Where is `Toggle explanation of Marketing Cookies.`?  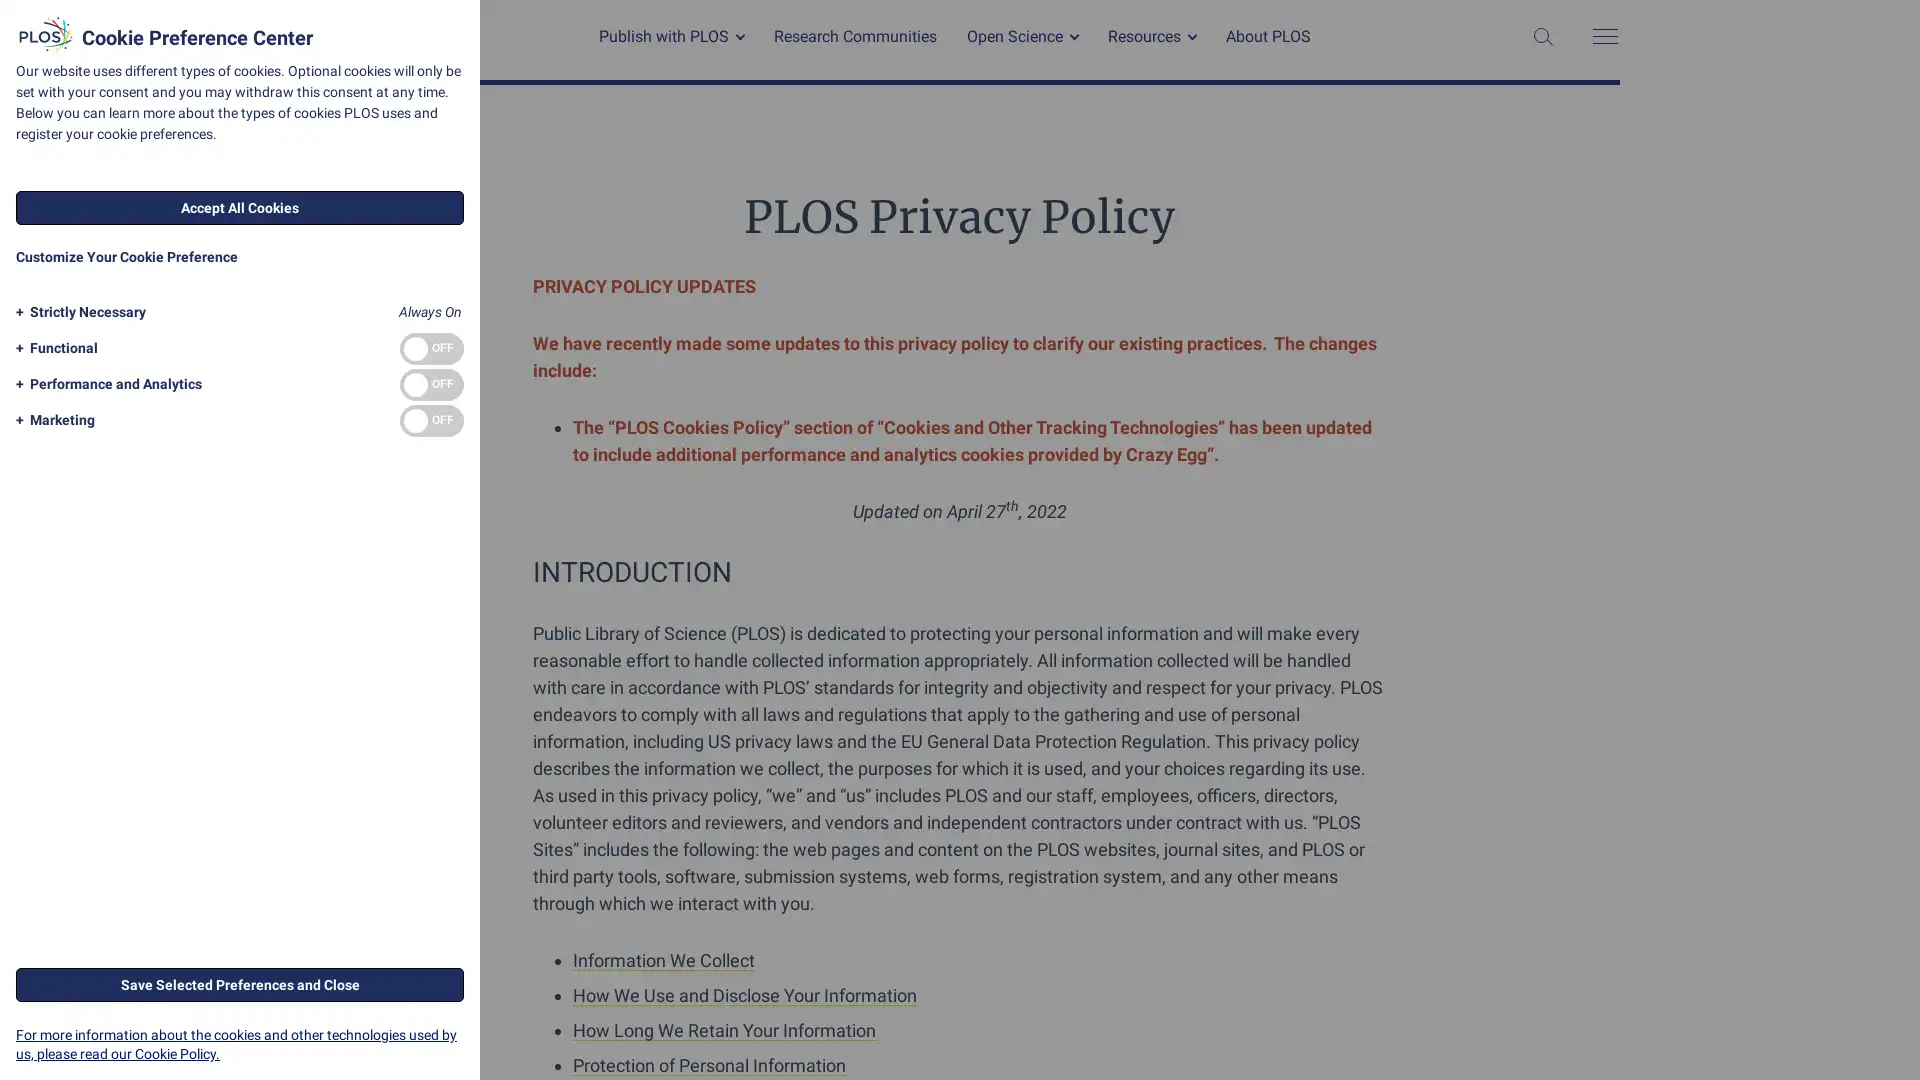
Toggle explanation of Marketing Cookies. is located at coordinates (52, 419).